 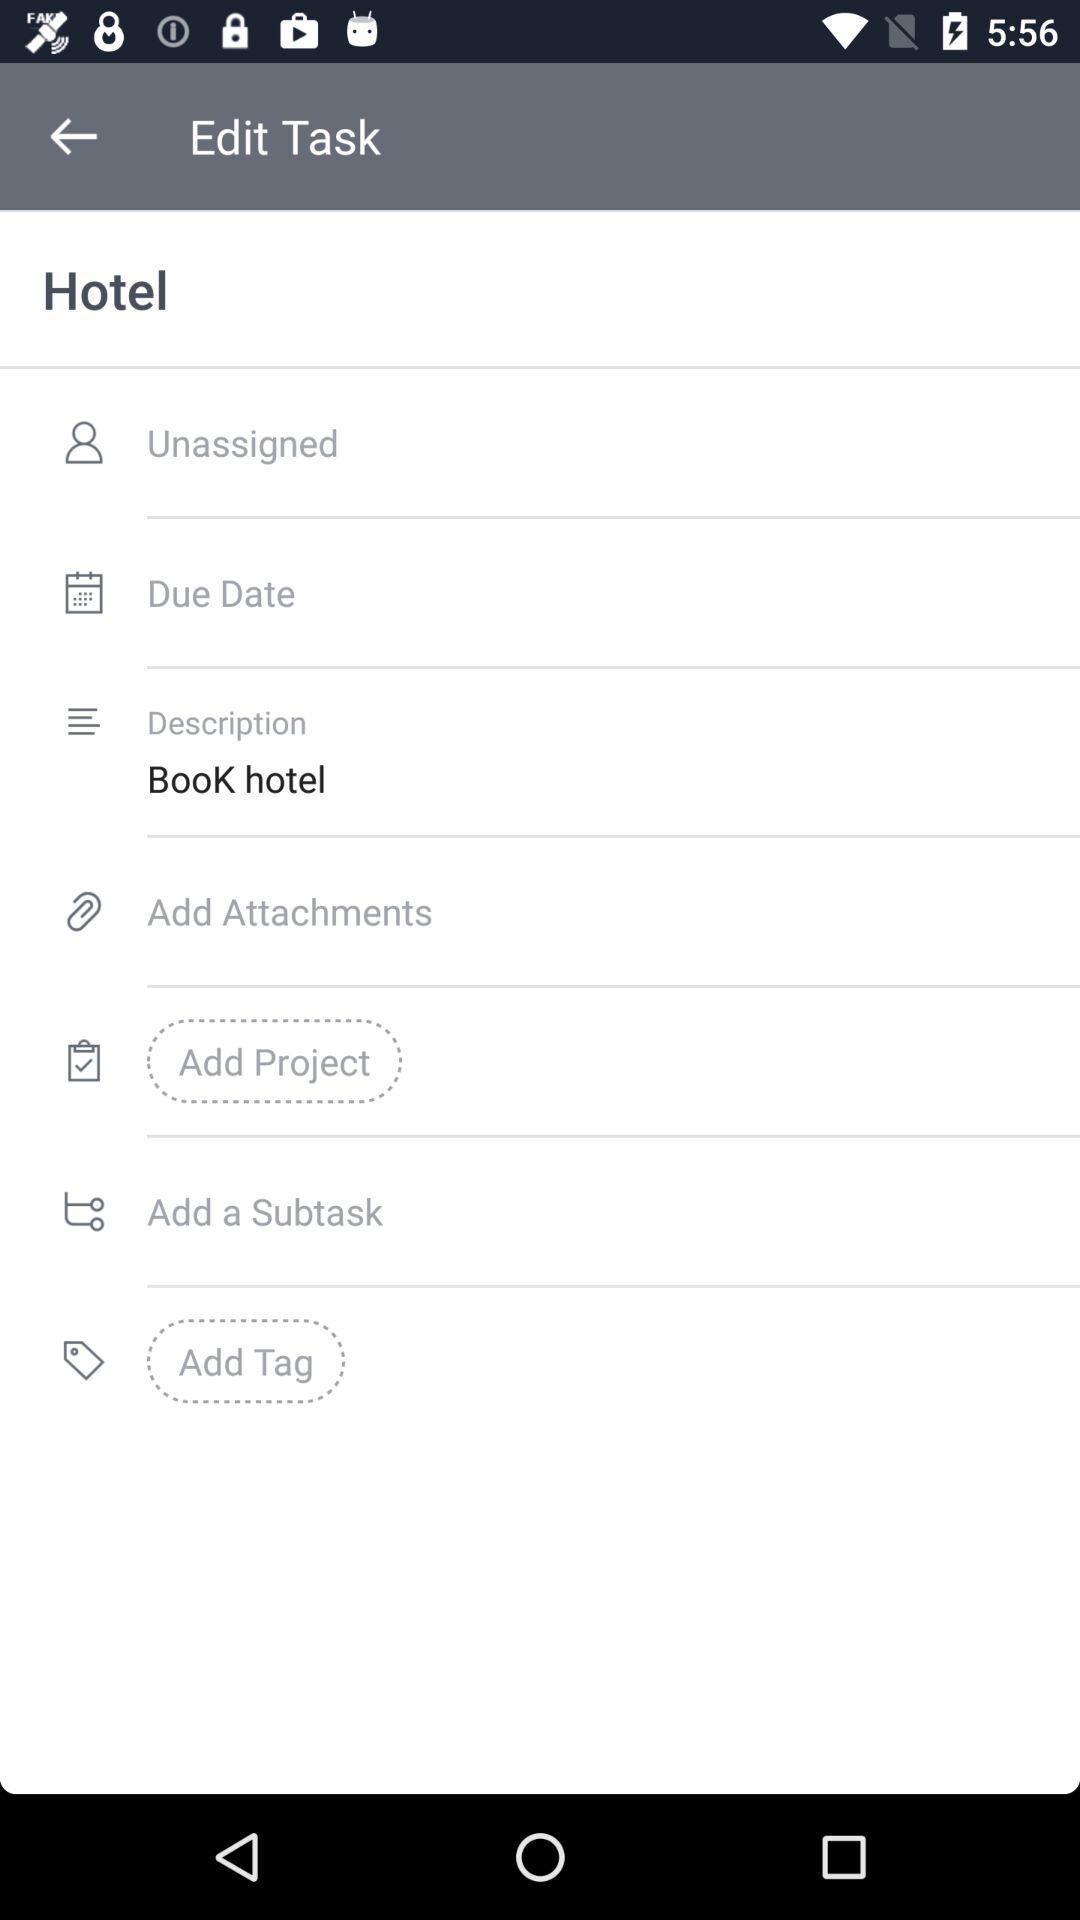 I want to click on the add project, so click(x=274, y=1060).